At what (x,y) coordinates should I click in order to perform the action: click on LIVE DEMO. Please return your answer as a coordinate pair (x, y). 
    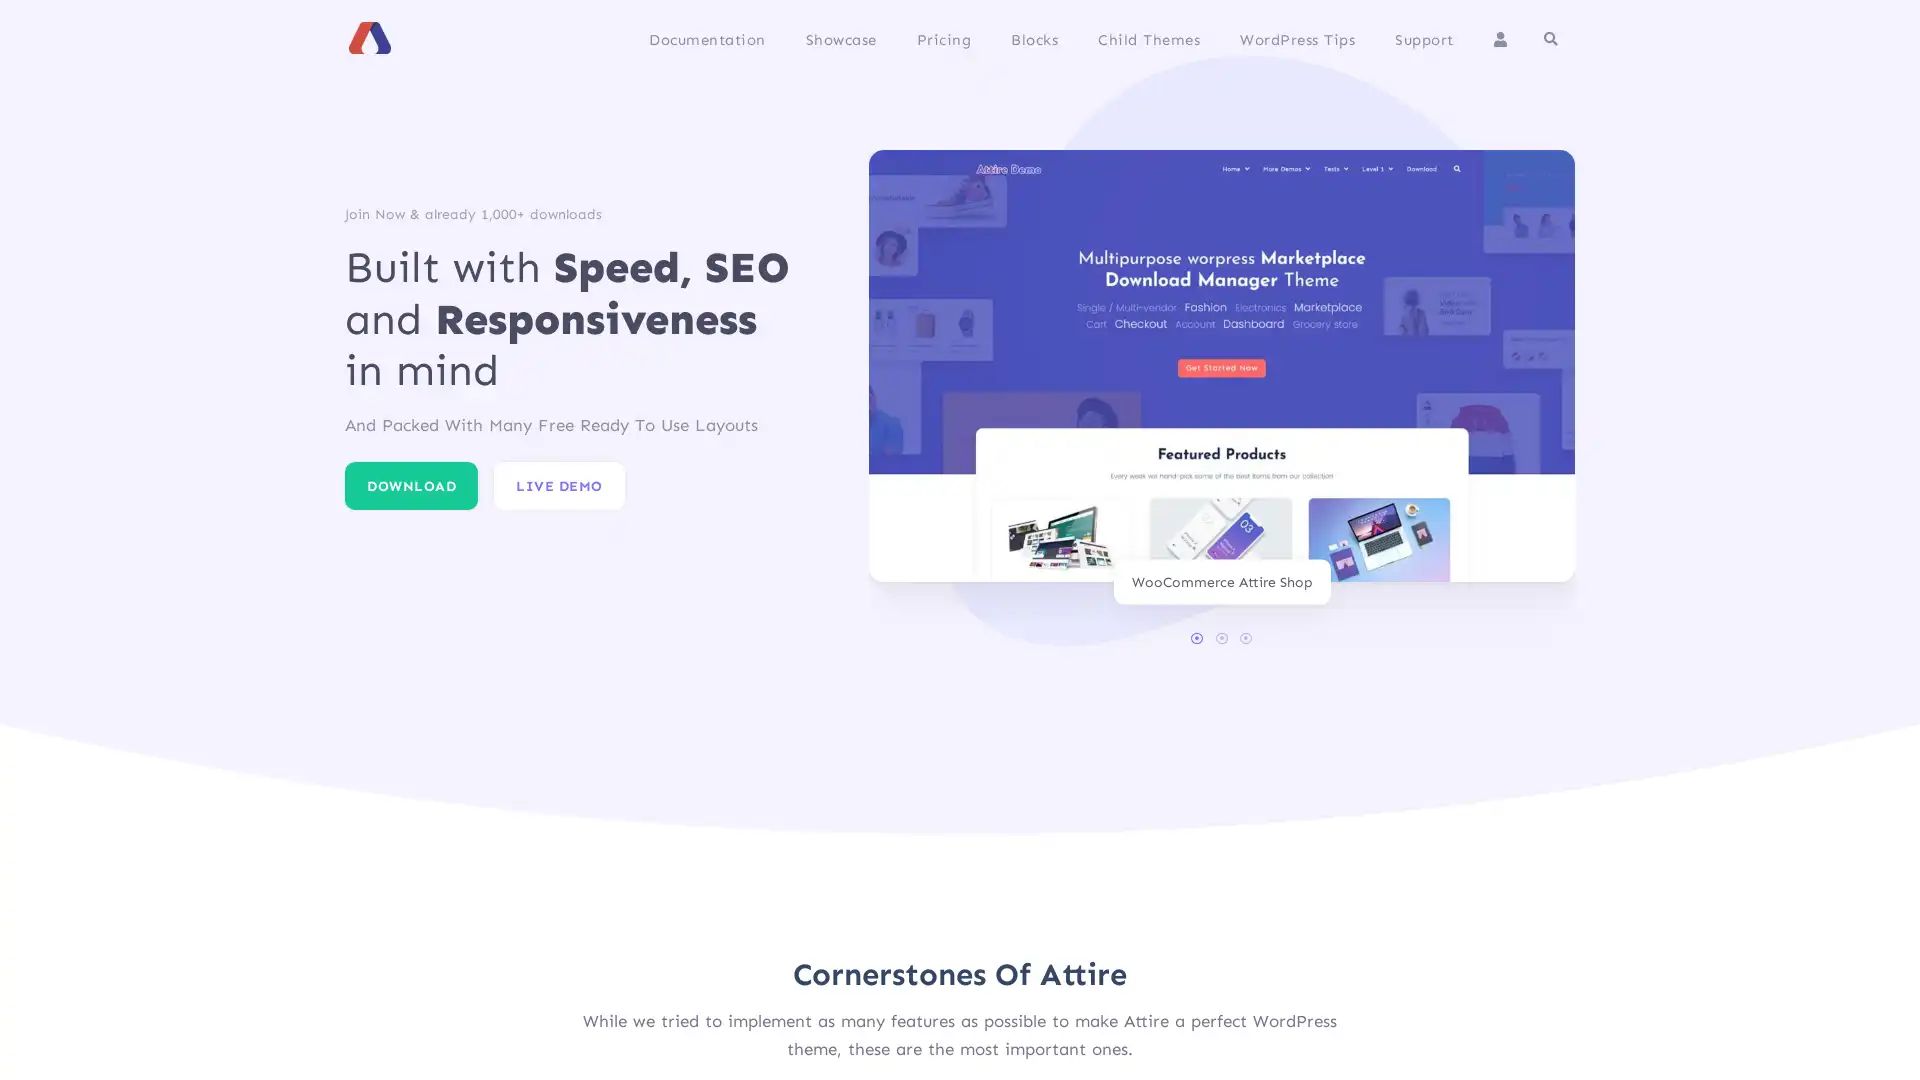
    Looking at the image, I should click on (558, 486).